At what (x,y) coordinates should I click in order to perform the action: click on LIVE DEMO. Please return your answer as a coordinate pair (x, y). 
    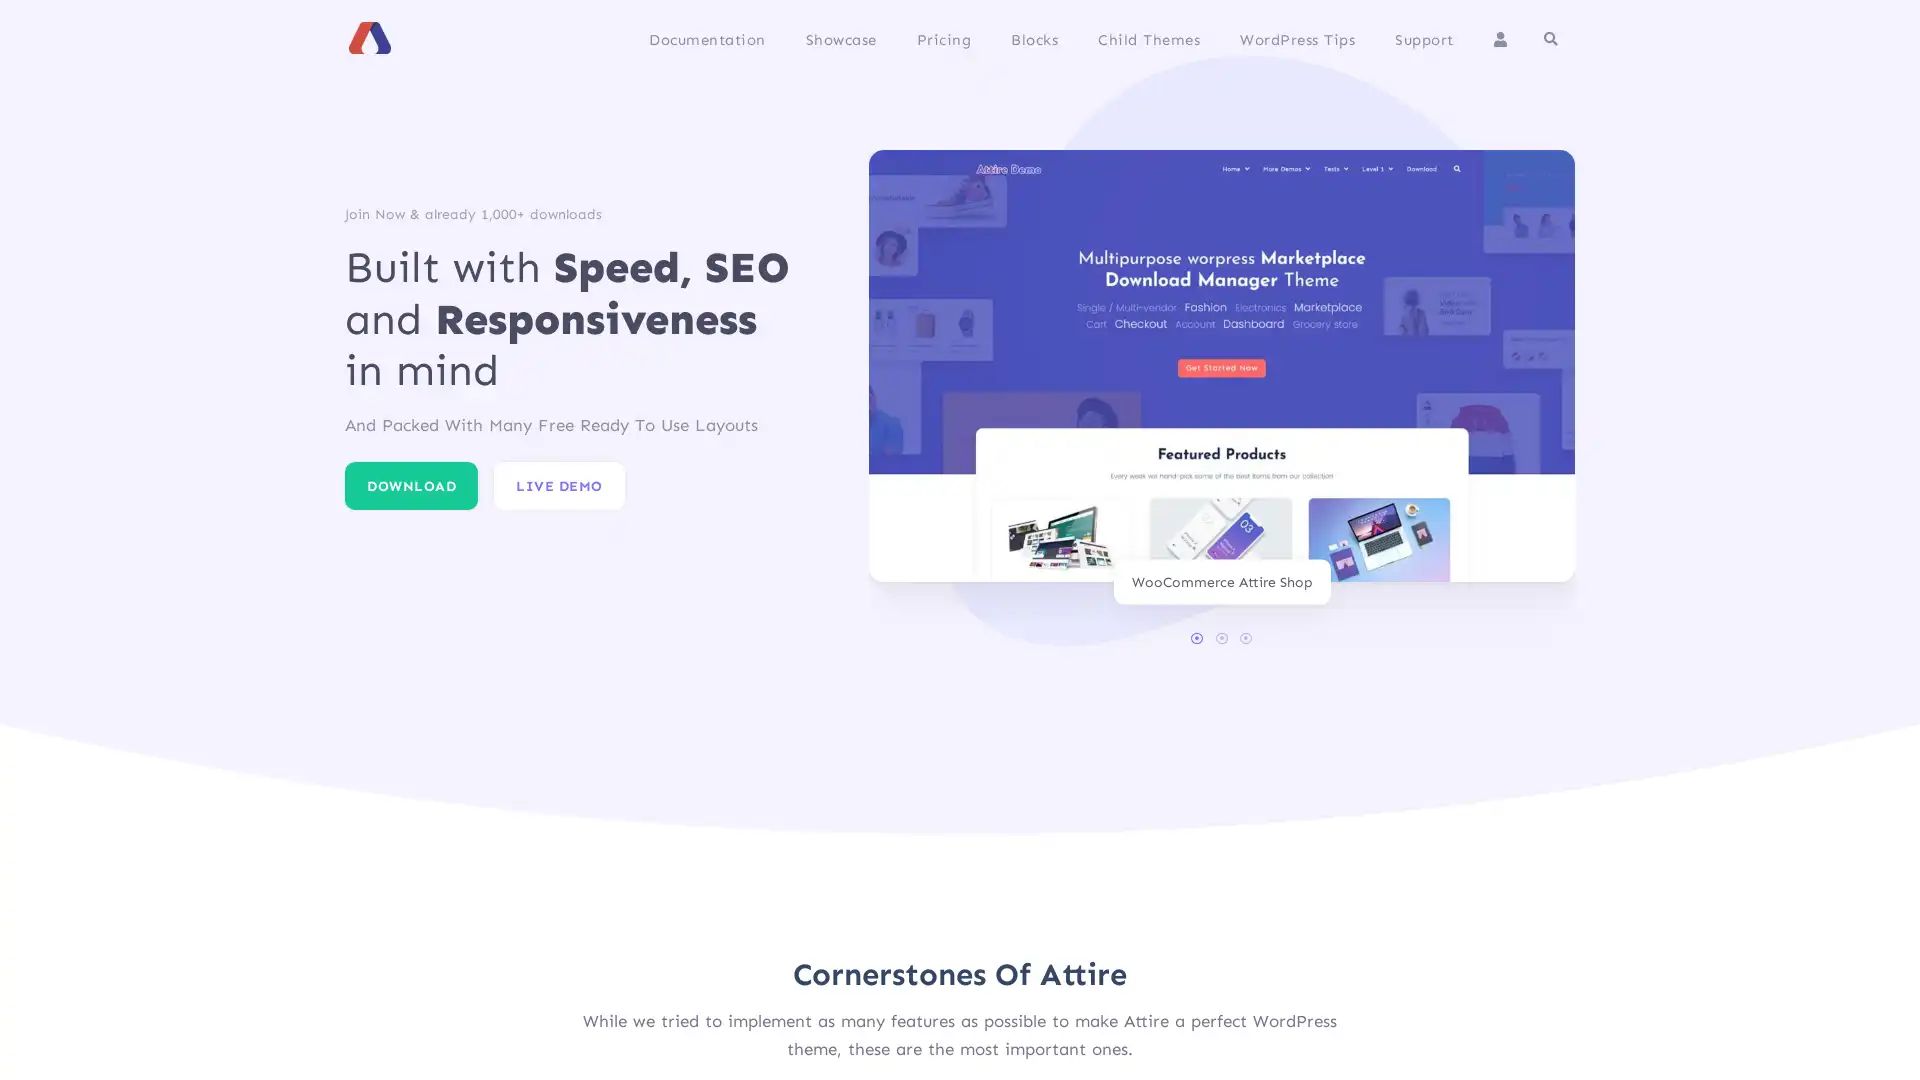
    Looking at the image, I should click on (558, 486).